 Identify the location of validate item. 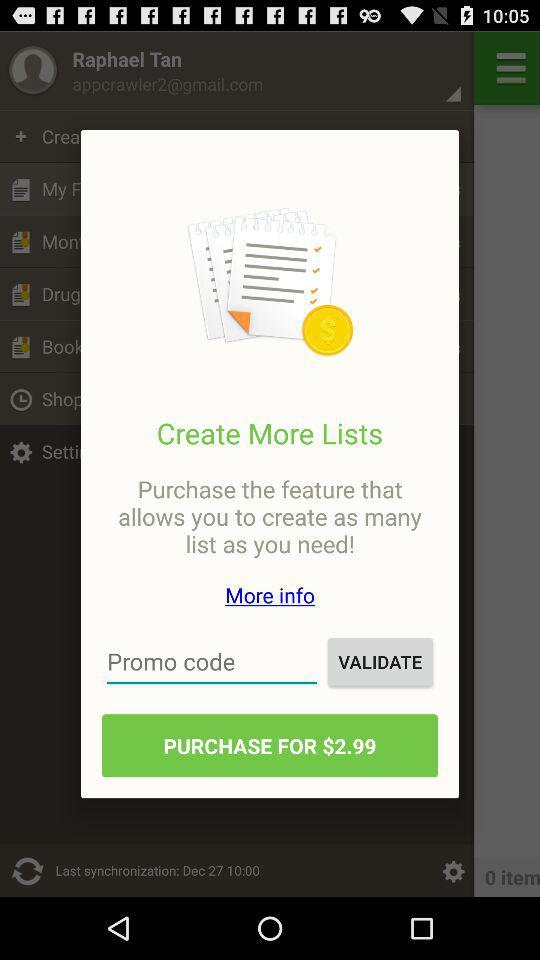
(380, 661).